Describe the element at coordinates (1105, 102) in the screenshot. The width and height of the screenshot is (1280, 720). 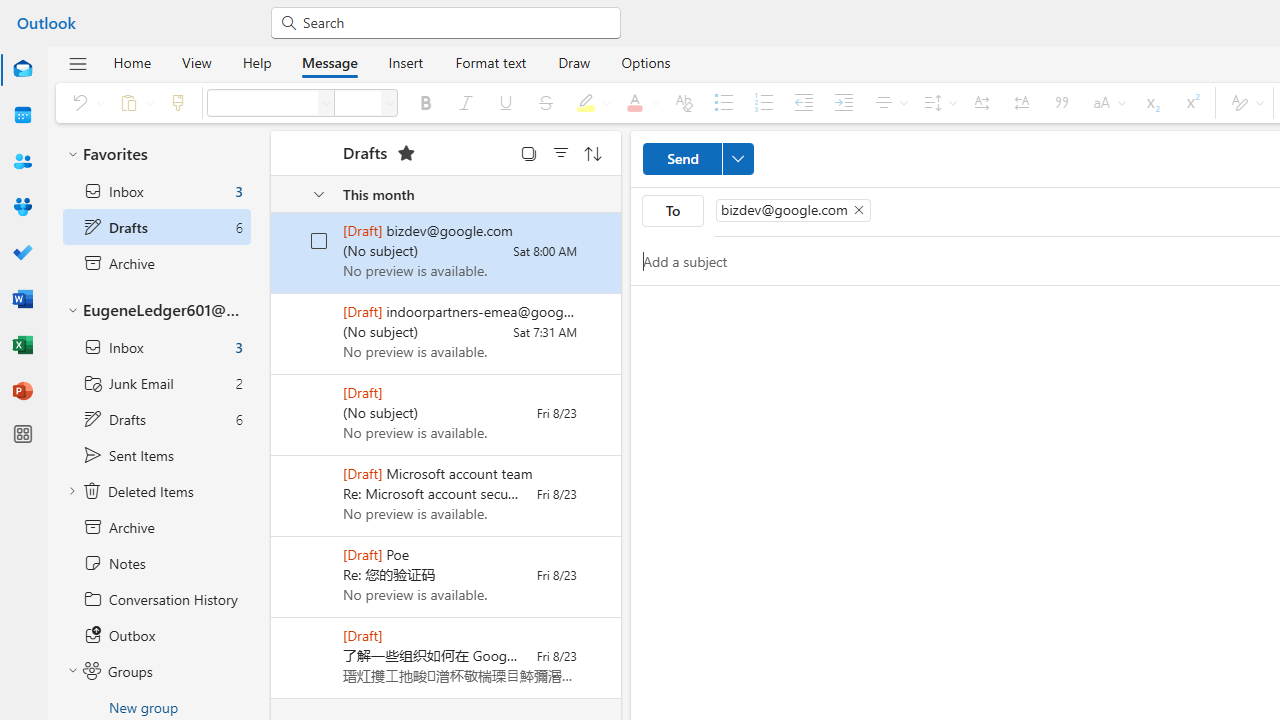
I see `'Change case'` at that location.